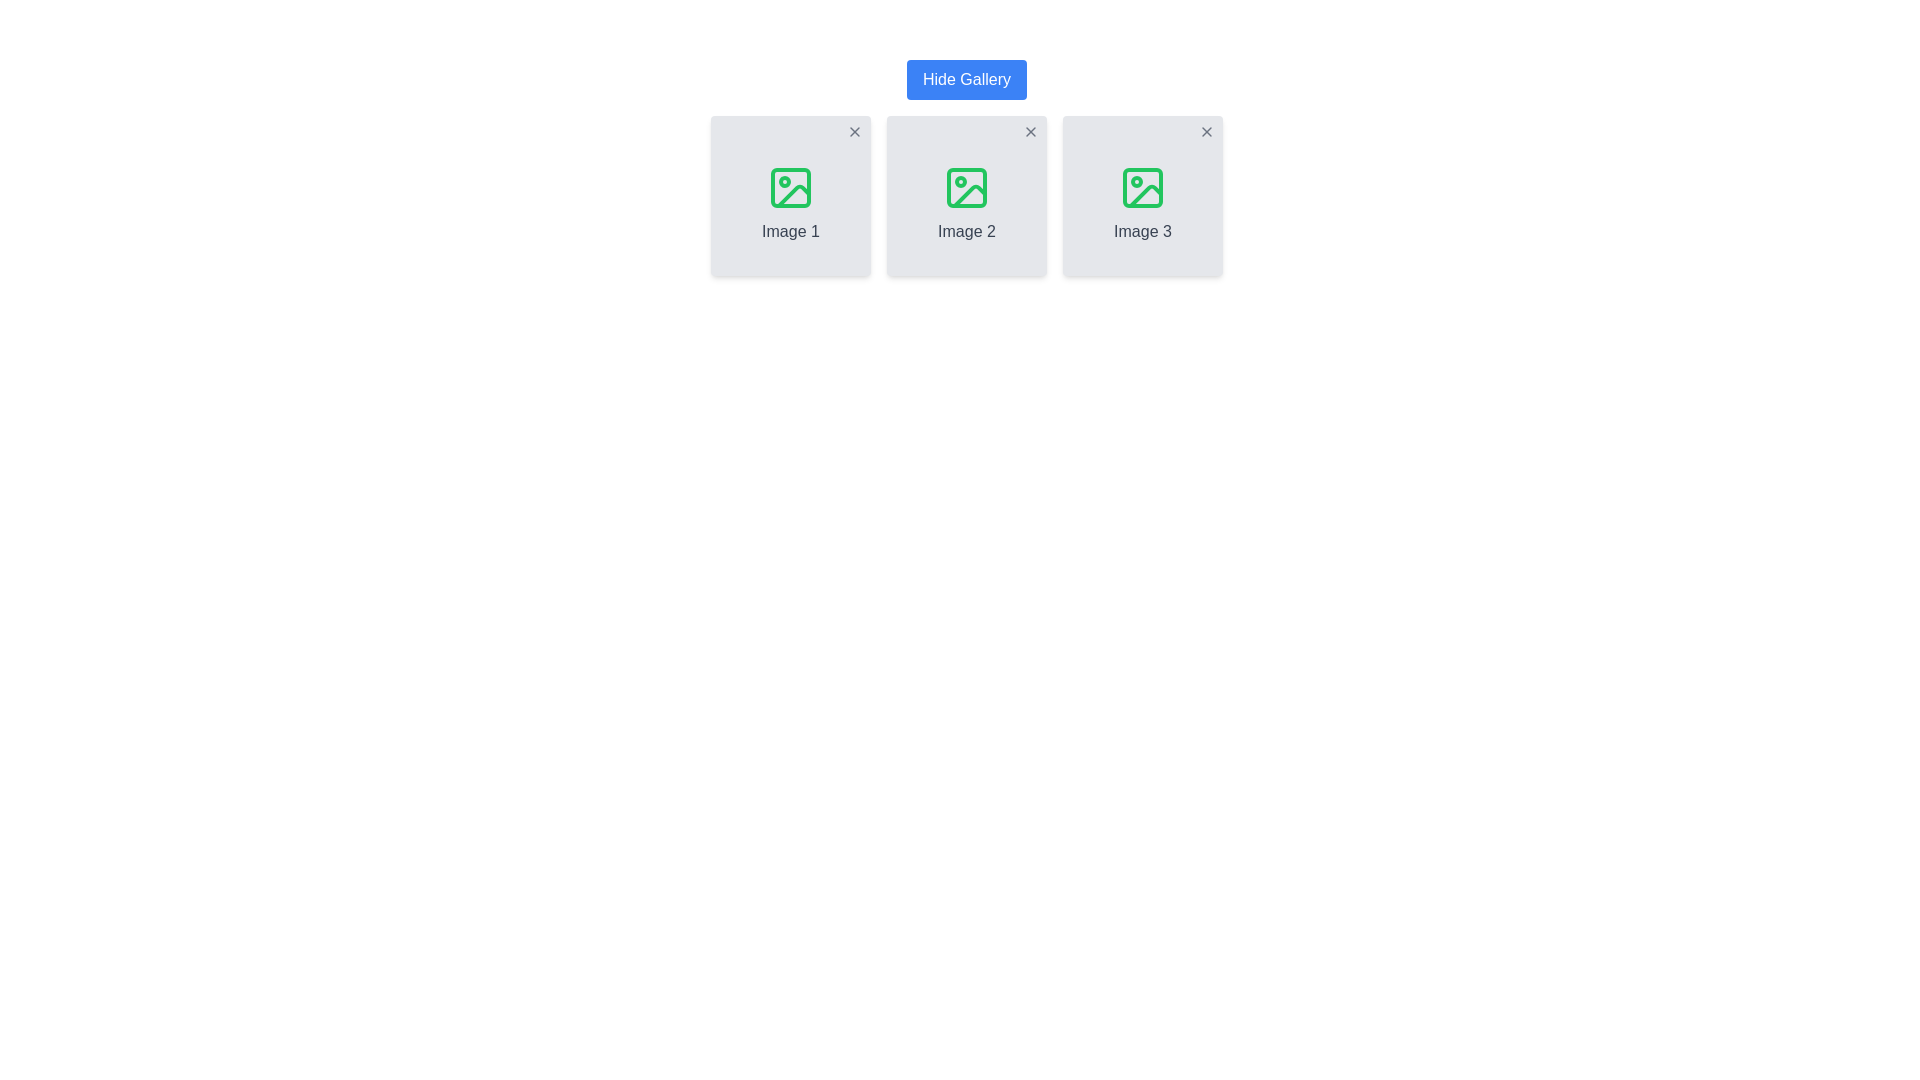 The width and height of the screenshot is (1920, 1080). I want to click on the close button icon in the top-right corner of the 'Image 1' card, so click(854, 131).